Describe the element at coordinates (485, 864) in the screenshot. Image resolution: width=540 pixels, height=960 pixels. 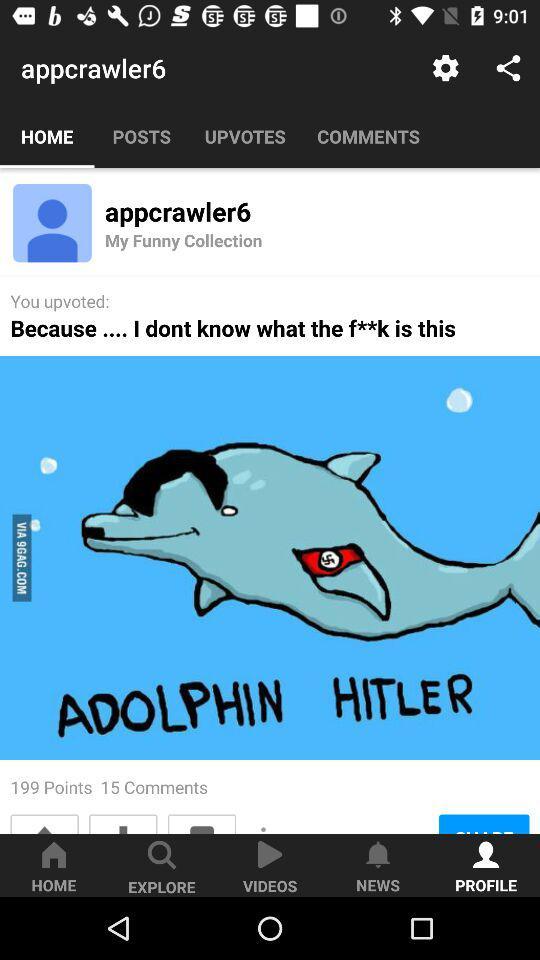
I see `the button on the bottom right corner of the web page` at that location.